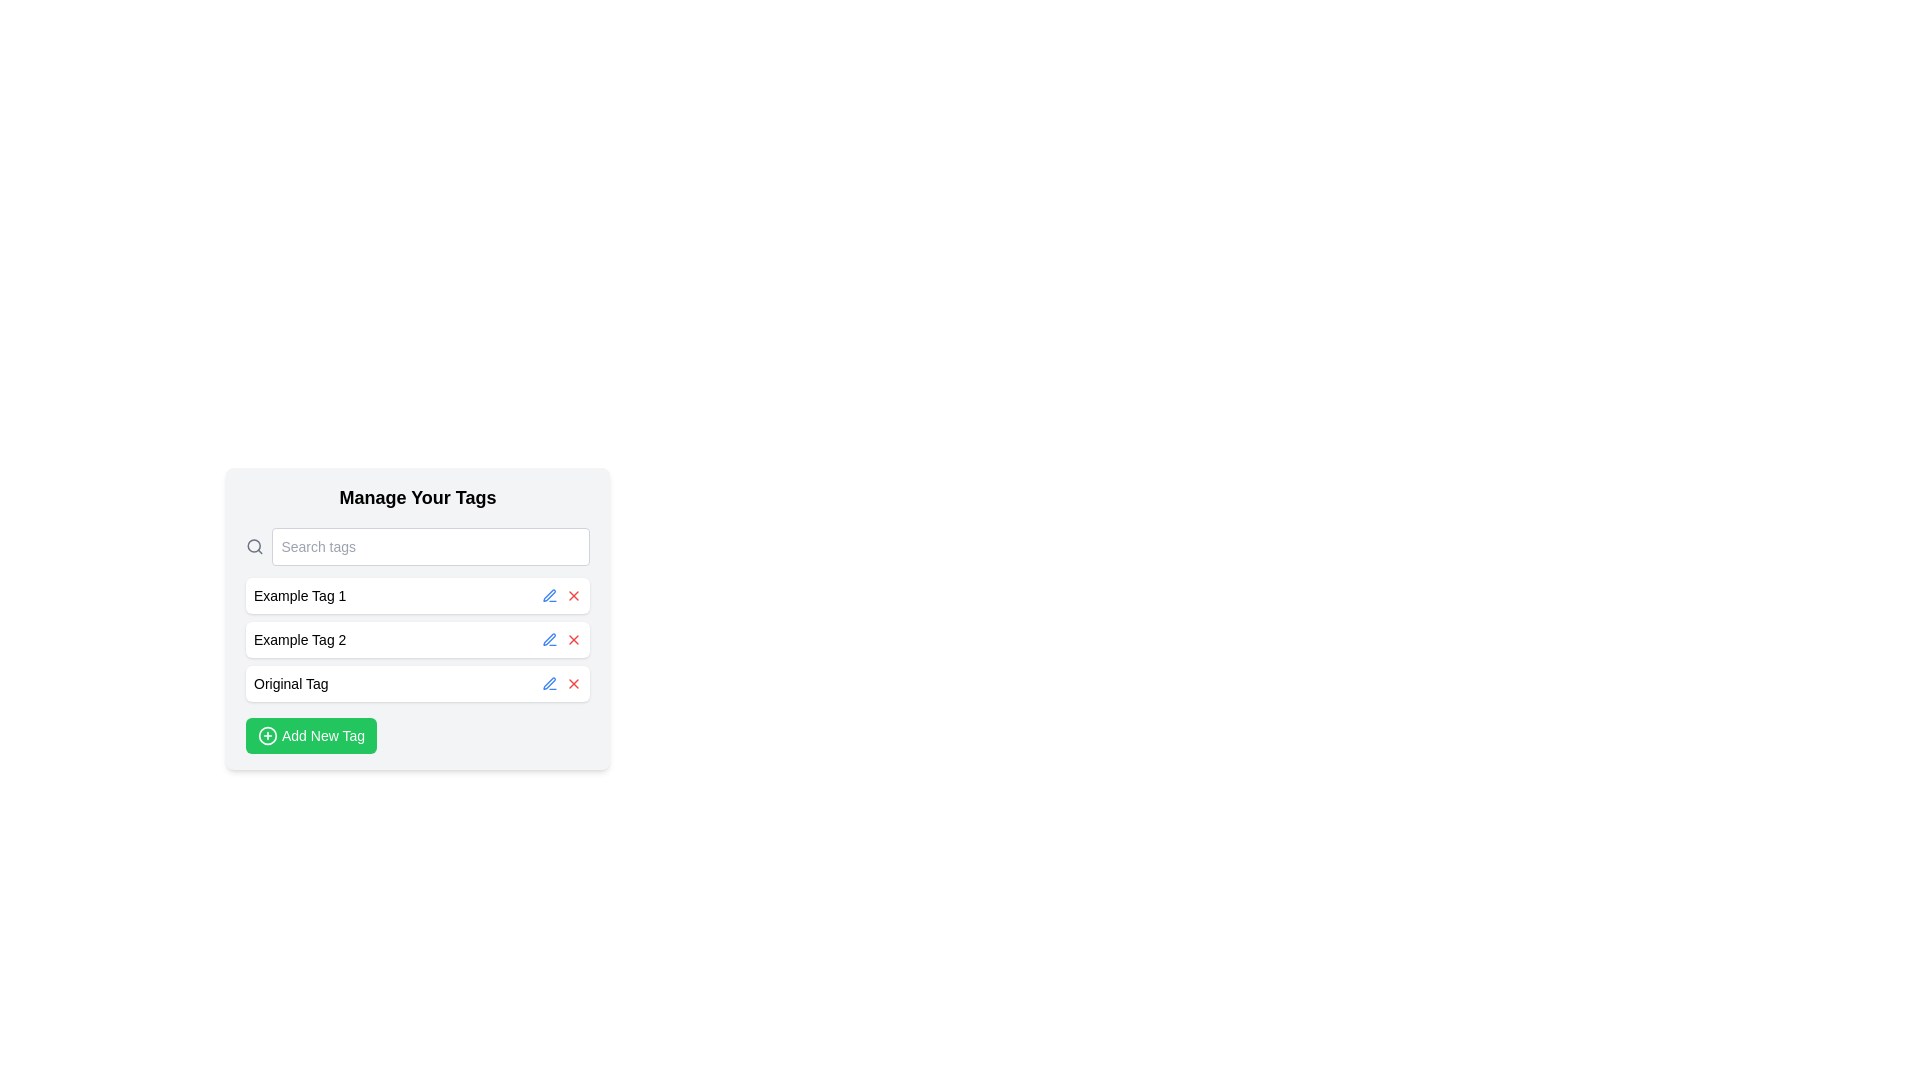 The image size is (1920, 1080). What do you see at coordinates (416, 736) in the screenshot?
I see `the 'Add Tag' button located at the bottom of the 'Manage Your Tags' section` at bounding box center [416, 736].